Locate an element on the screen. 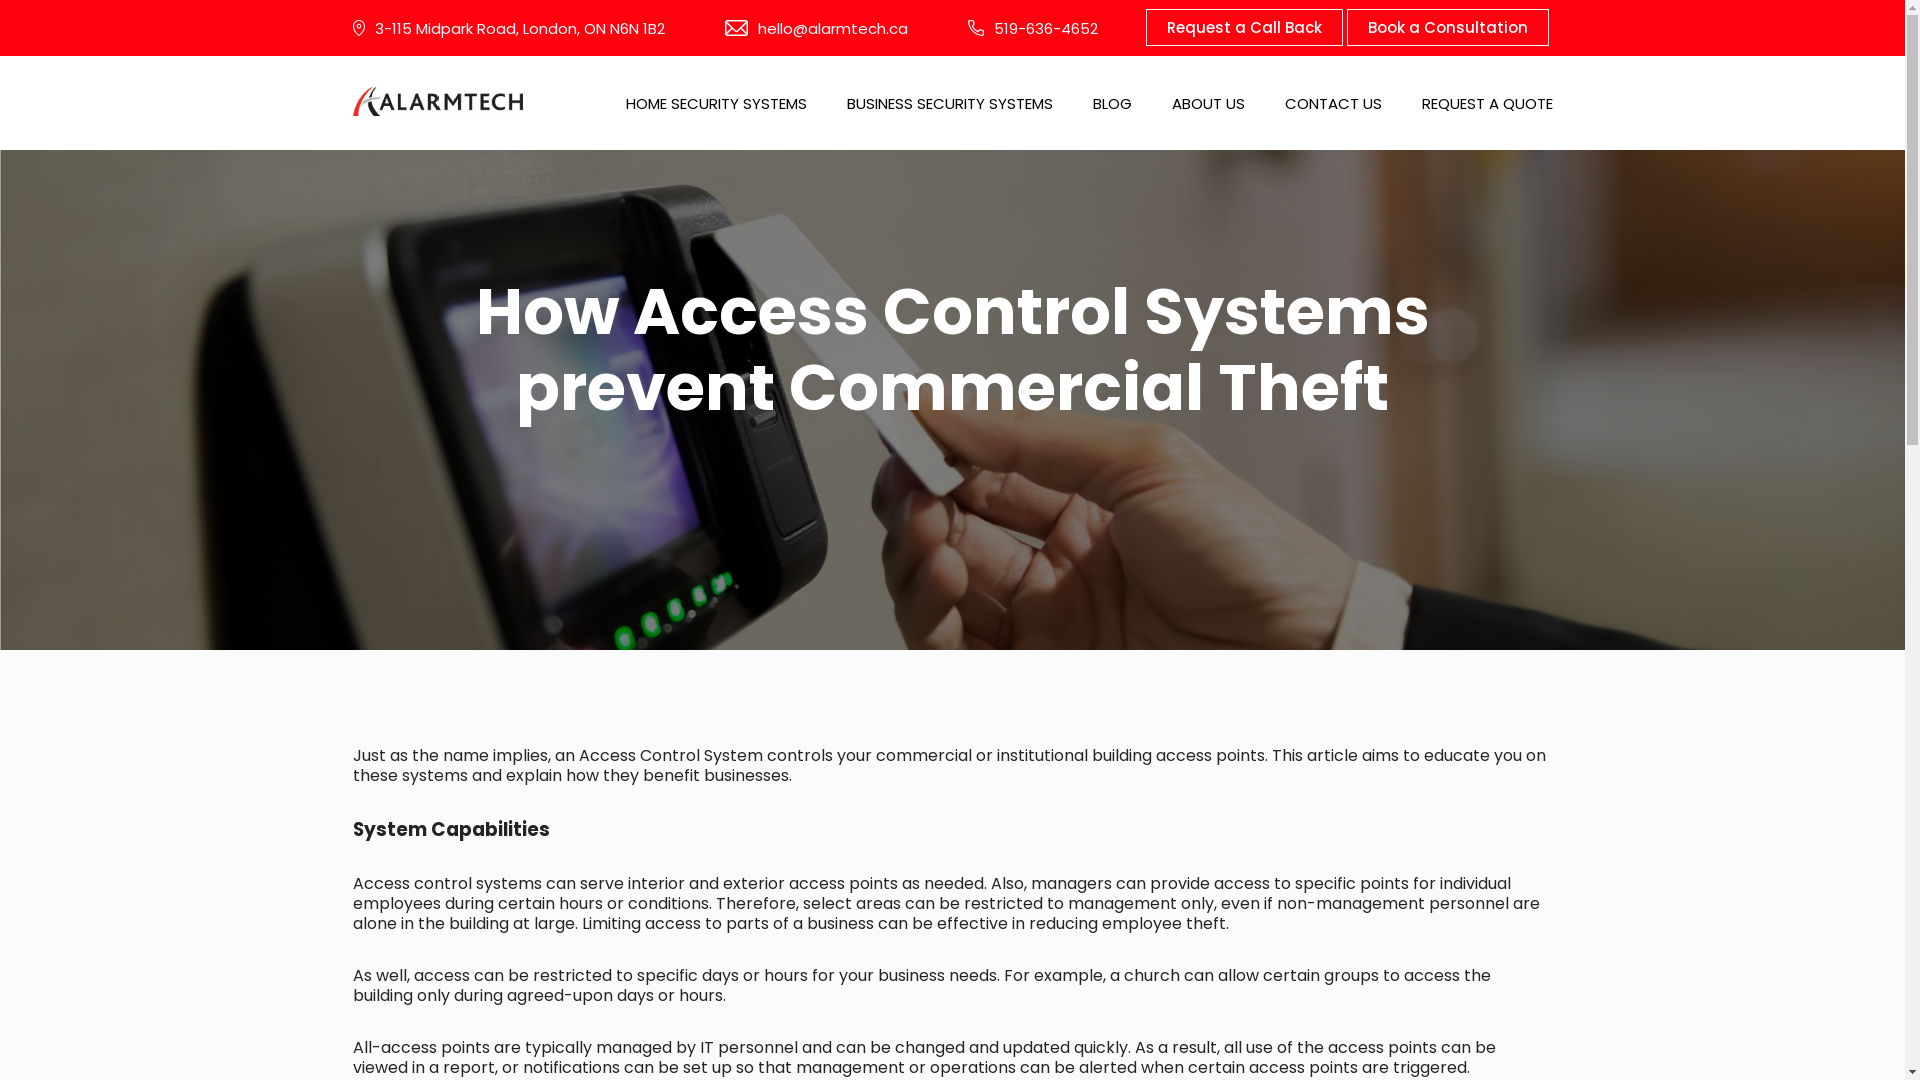 The width and height of the screenshot is (1920, 1080). 'Request a Call Back' is located at coordinates (1146, 27).